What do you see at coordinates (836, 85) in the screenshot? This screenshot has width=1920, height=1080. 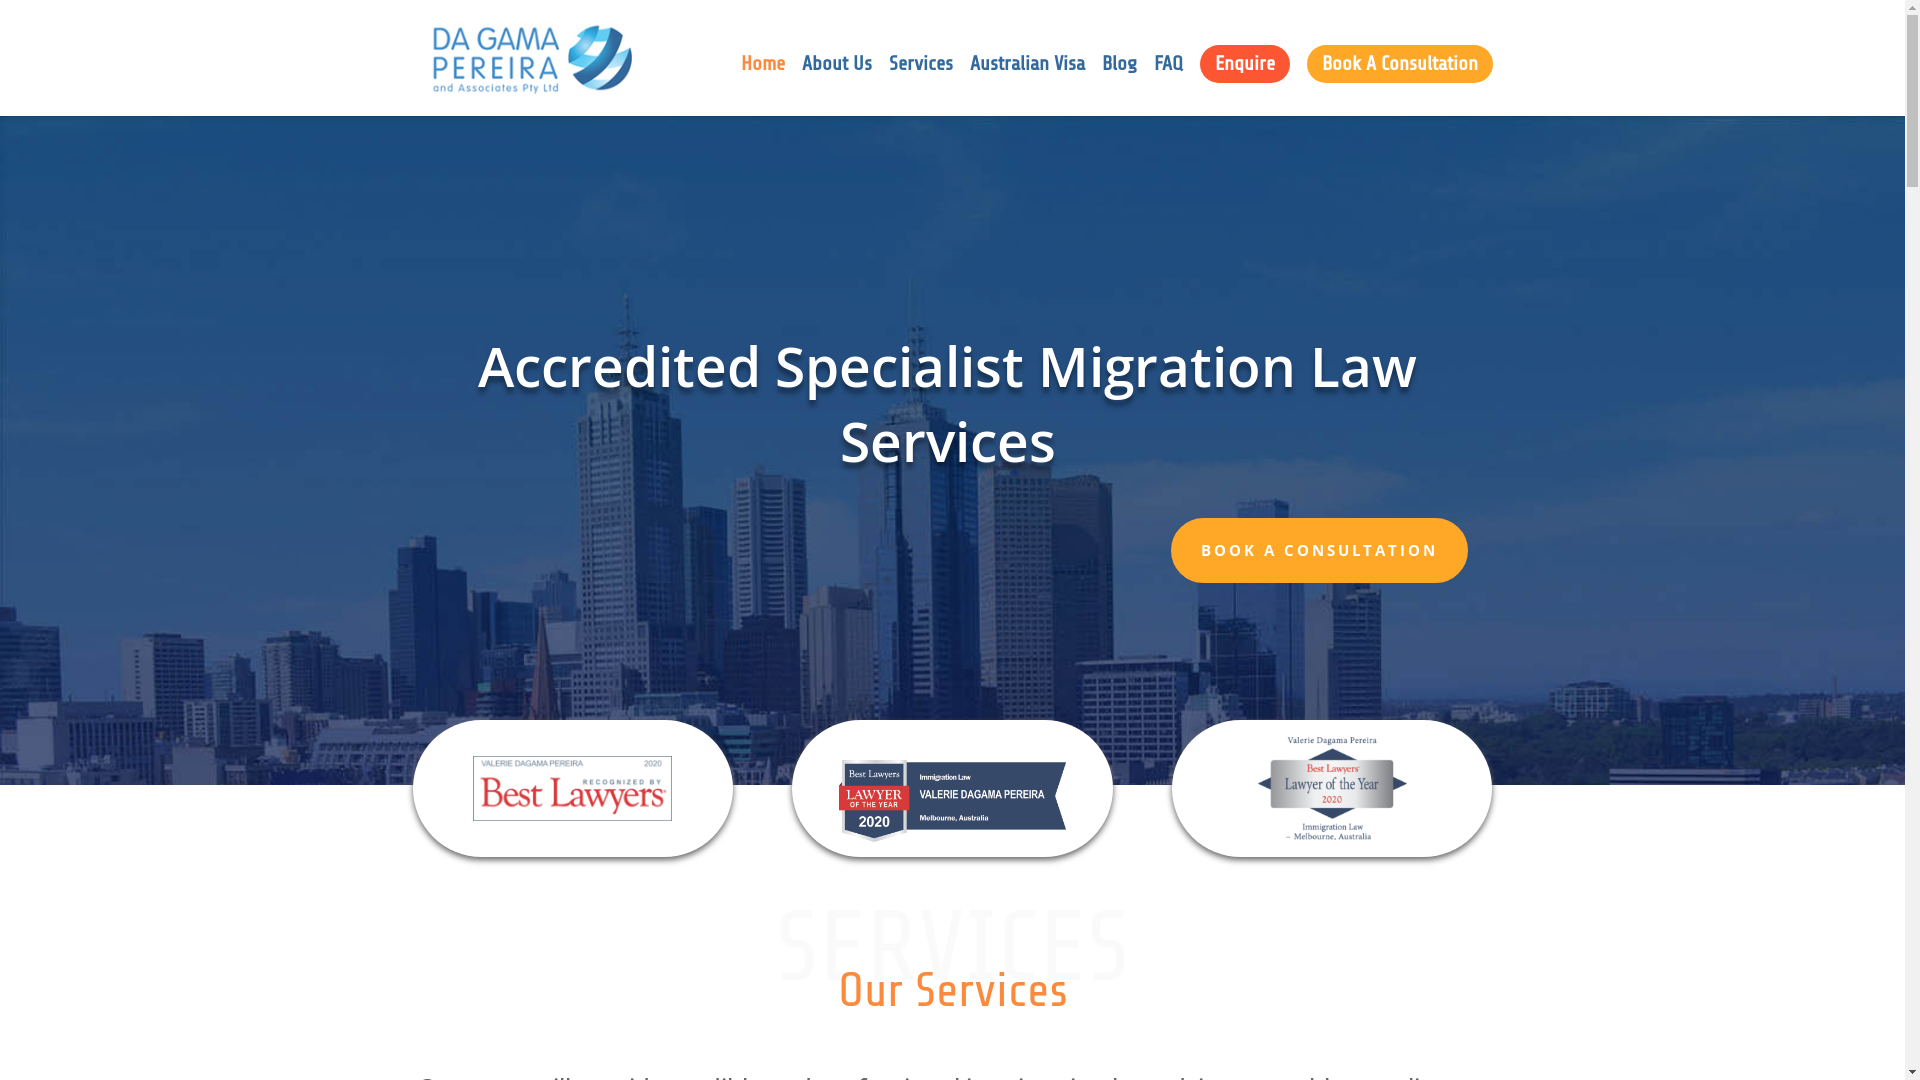 I see `'About Us'` at bounding box center [836, 85].